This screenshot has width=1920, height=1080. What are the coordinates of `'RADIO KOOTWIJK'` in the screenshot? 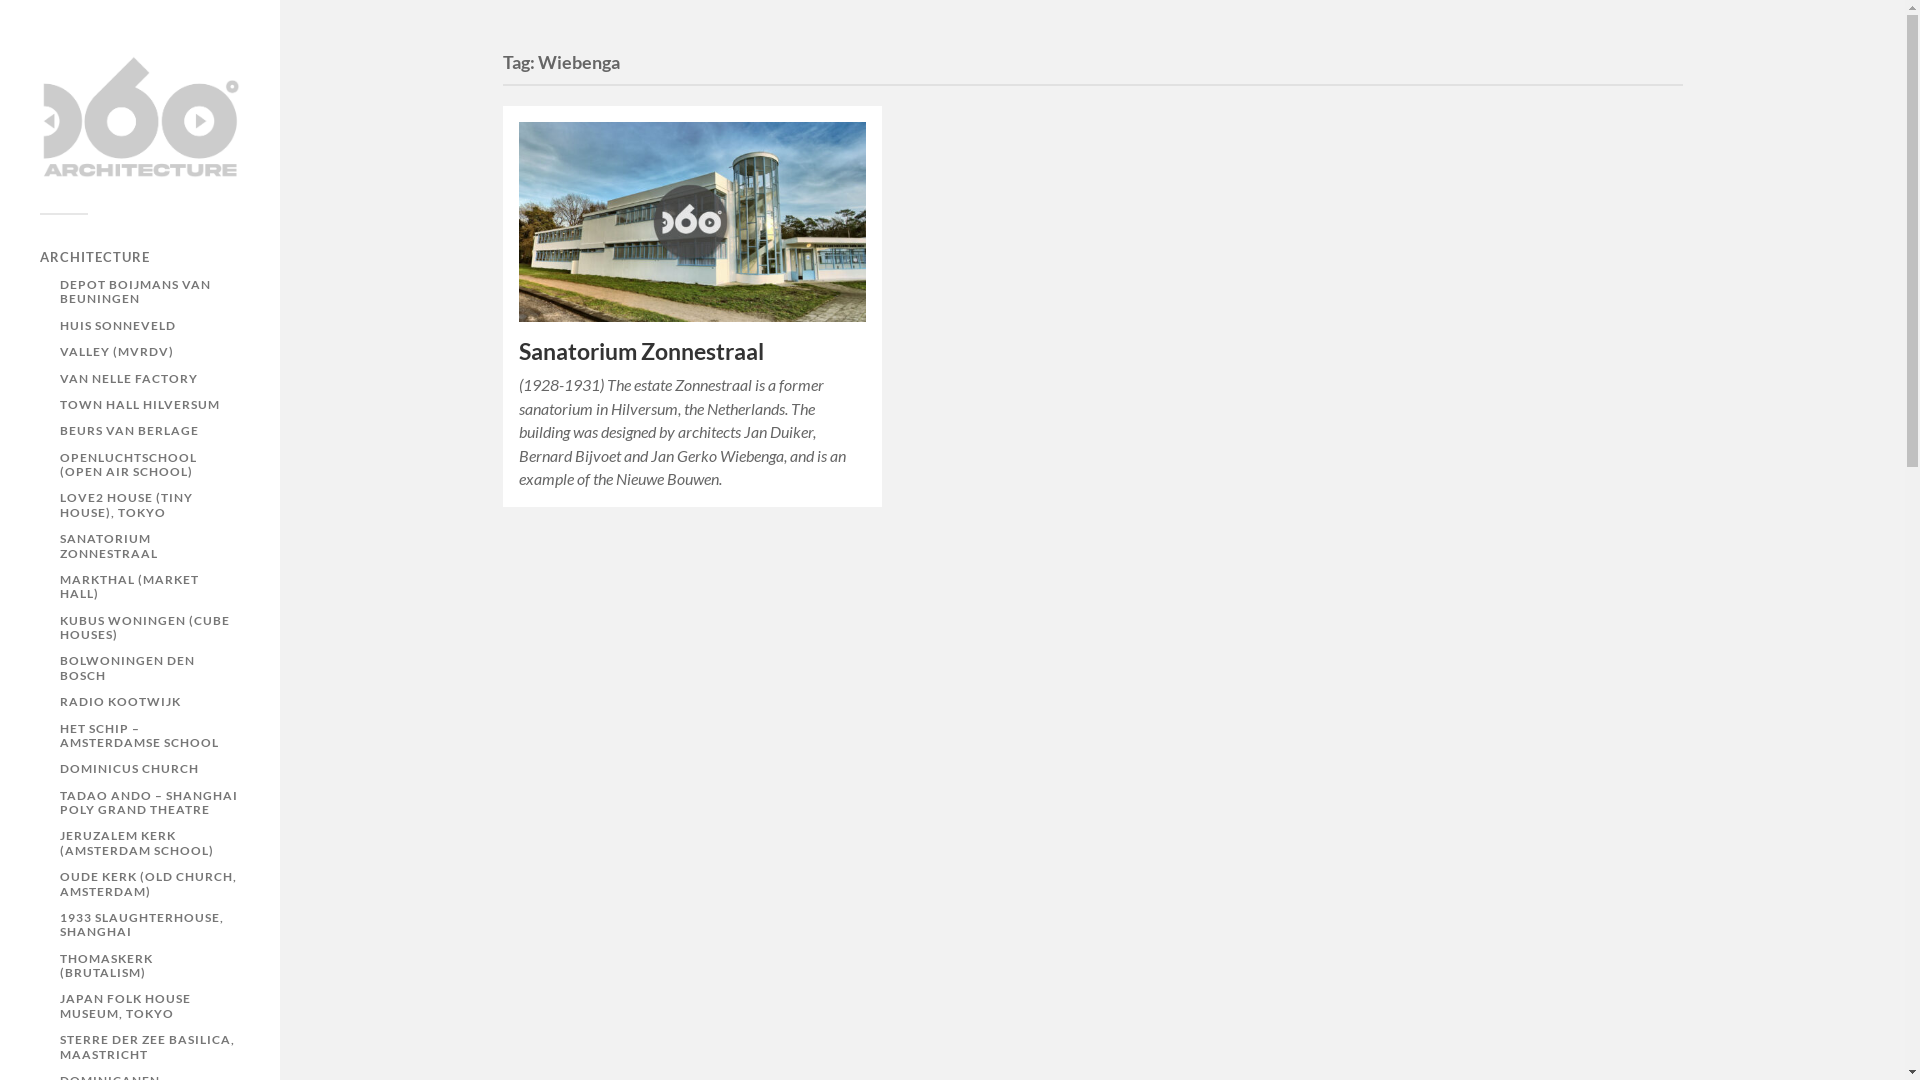 It's located at (119, 700).